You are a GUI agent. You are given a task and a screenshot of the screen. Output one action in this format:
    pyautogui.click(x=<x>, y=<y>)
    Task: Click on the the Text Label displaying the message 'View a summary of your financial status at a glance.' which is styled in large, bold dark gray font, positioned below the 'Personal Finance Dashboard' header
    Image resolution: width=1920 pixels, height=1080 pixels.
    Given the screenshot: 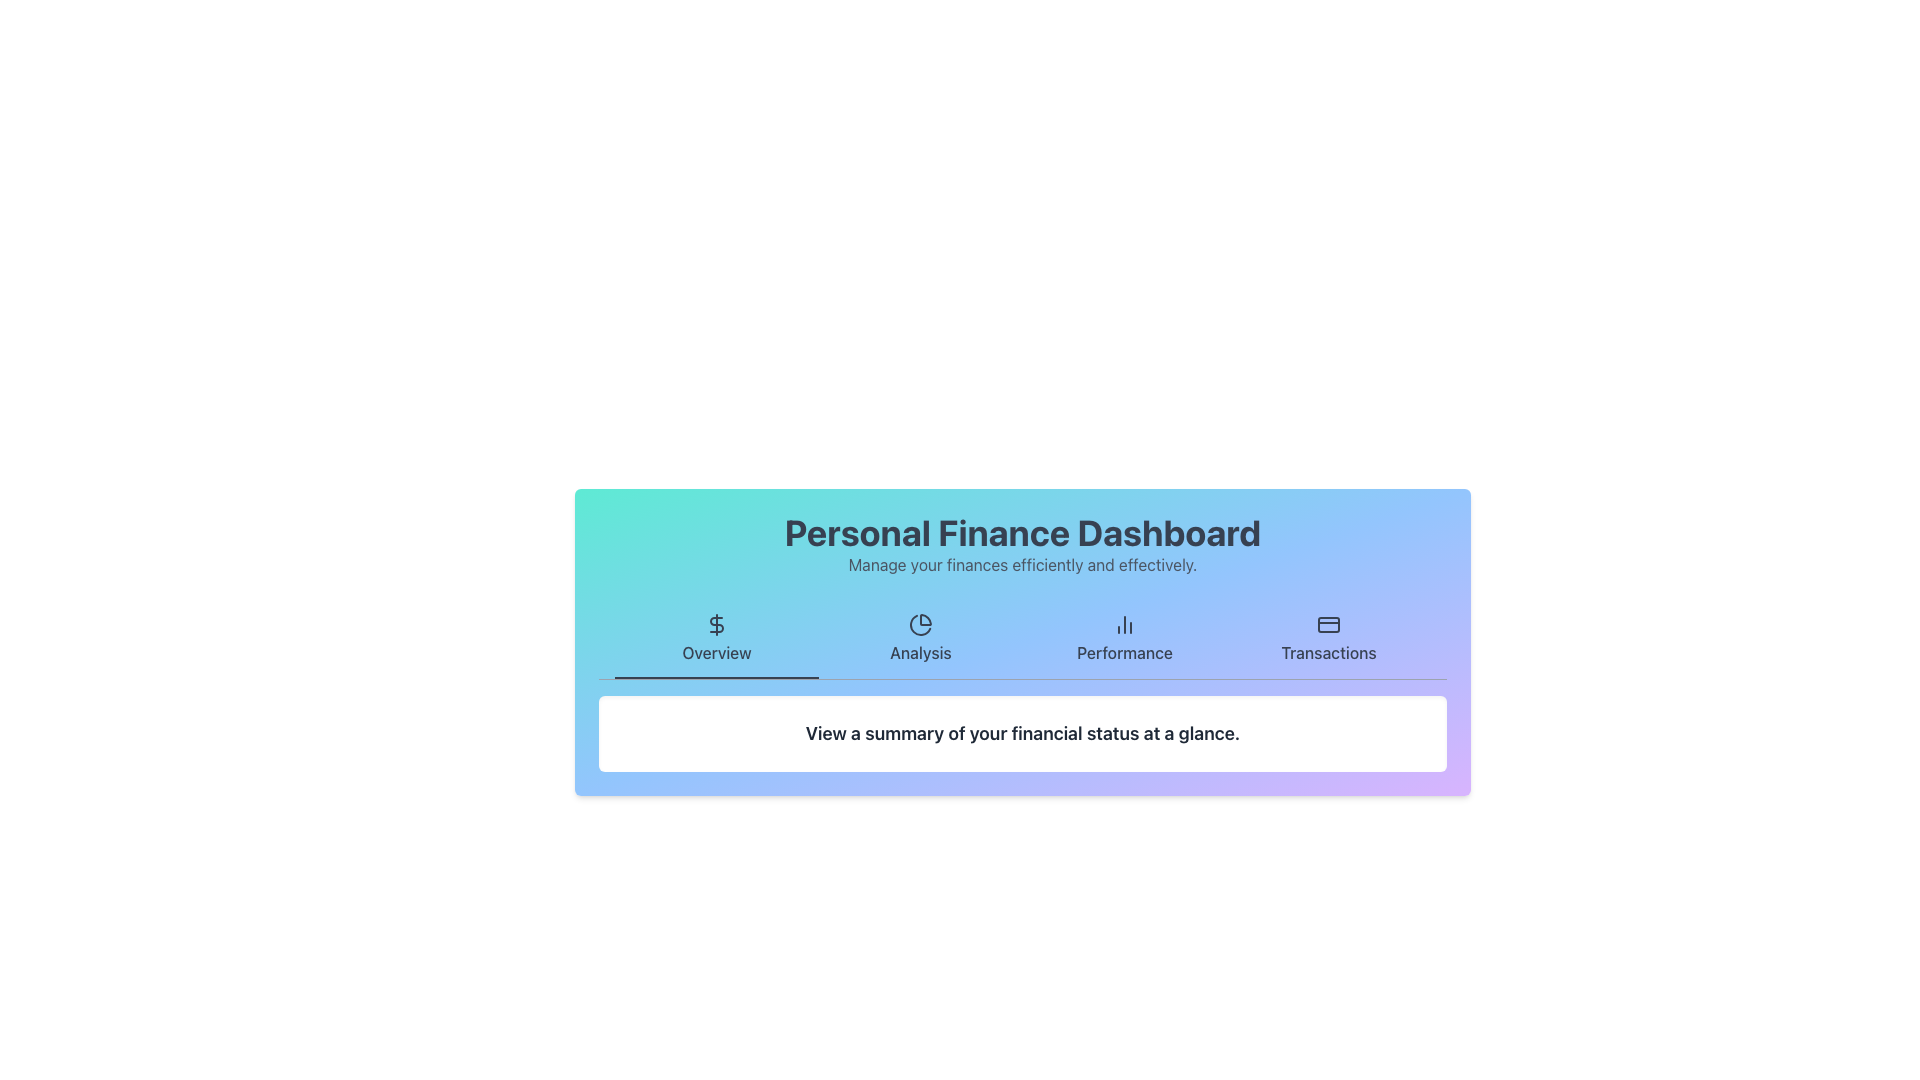 What is the action you would take?
    pyautogui.click(x=1022, y=733)
    